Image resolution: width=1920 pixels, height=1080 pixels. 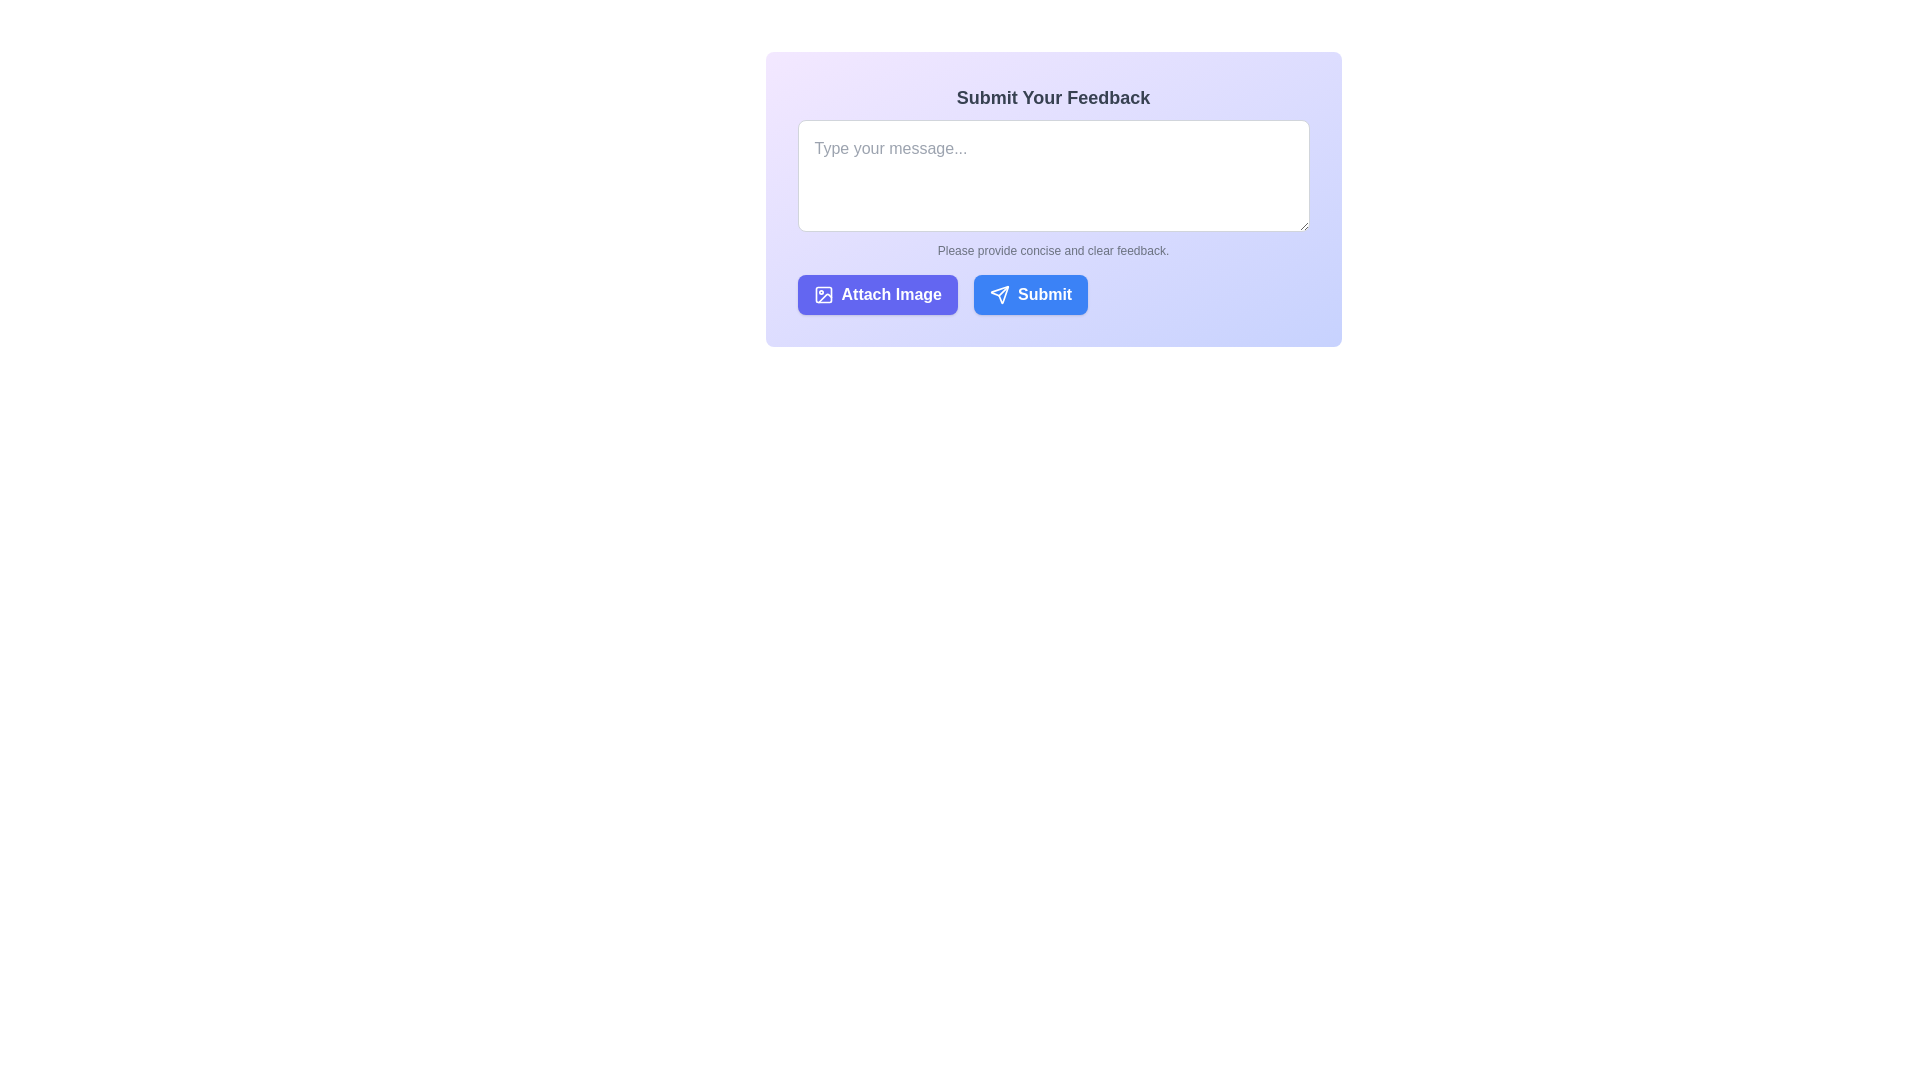 What do you see at coordinates (890, 294) in the screenshot?
I see `the text label 'Attach Image' which is styled with white text on a blue background and is part of a button group` at bounding box center [890, 294].